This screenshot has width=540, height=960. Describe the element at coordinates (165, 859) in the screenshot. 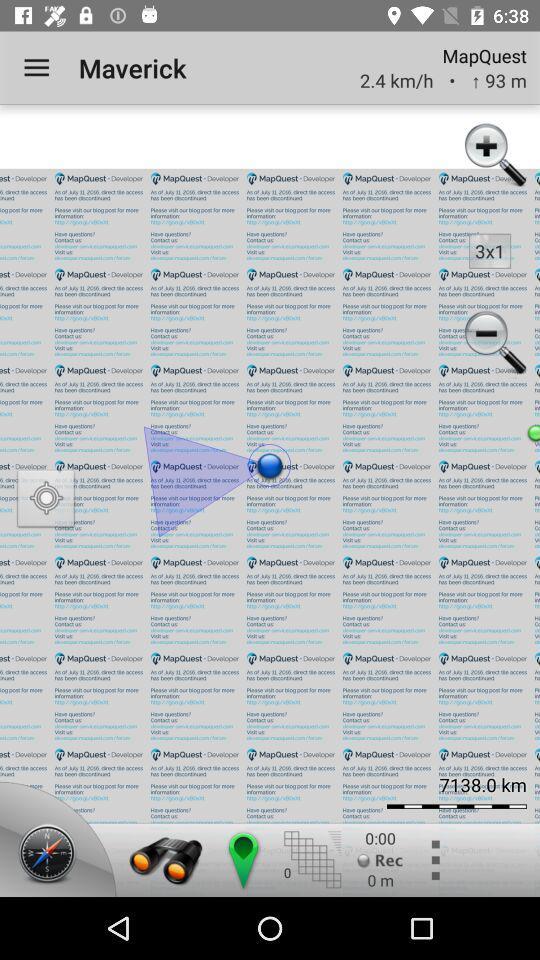

I see `search map` at that location.